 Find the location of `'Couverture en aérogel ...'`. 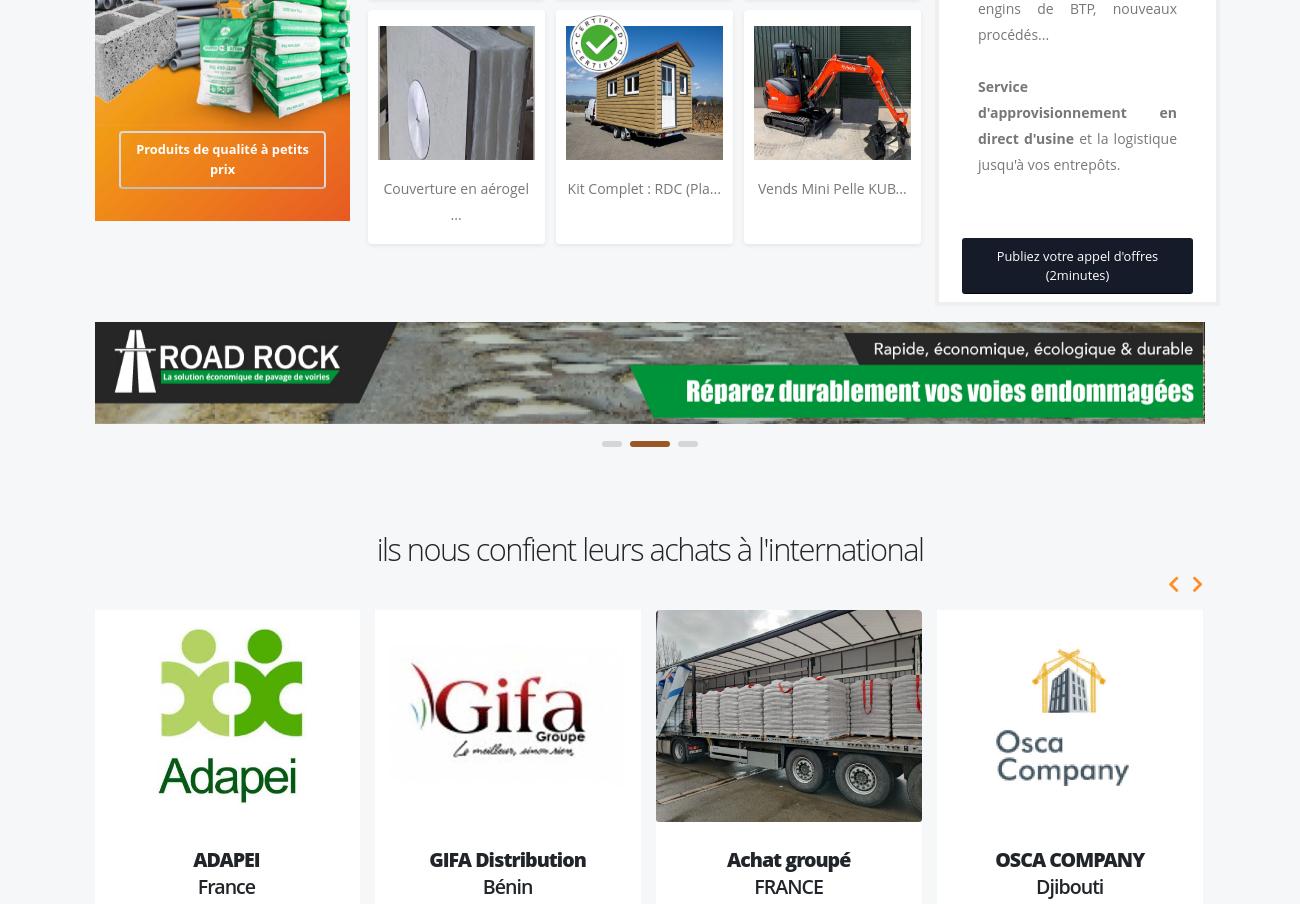

'Couverture en aérogel ...' is located at coordinates (455, 200).